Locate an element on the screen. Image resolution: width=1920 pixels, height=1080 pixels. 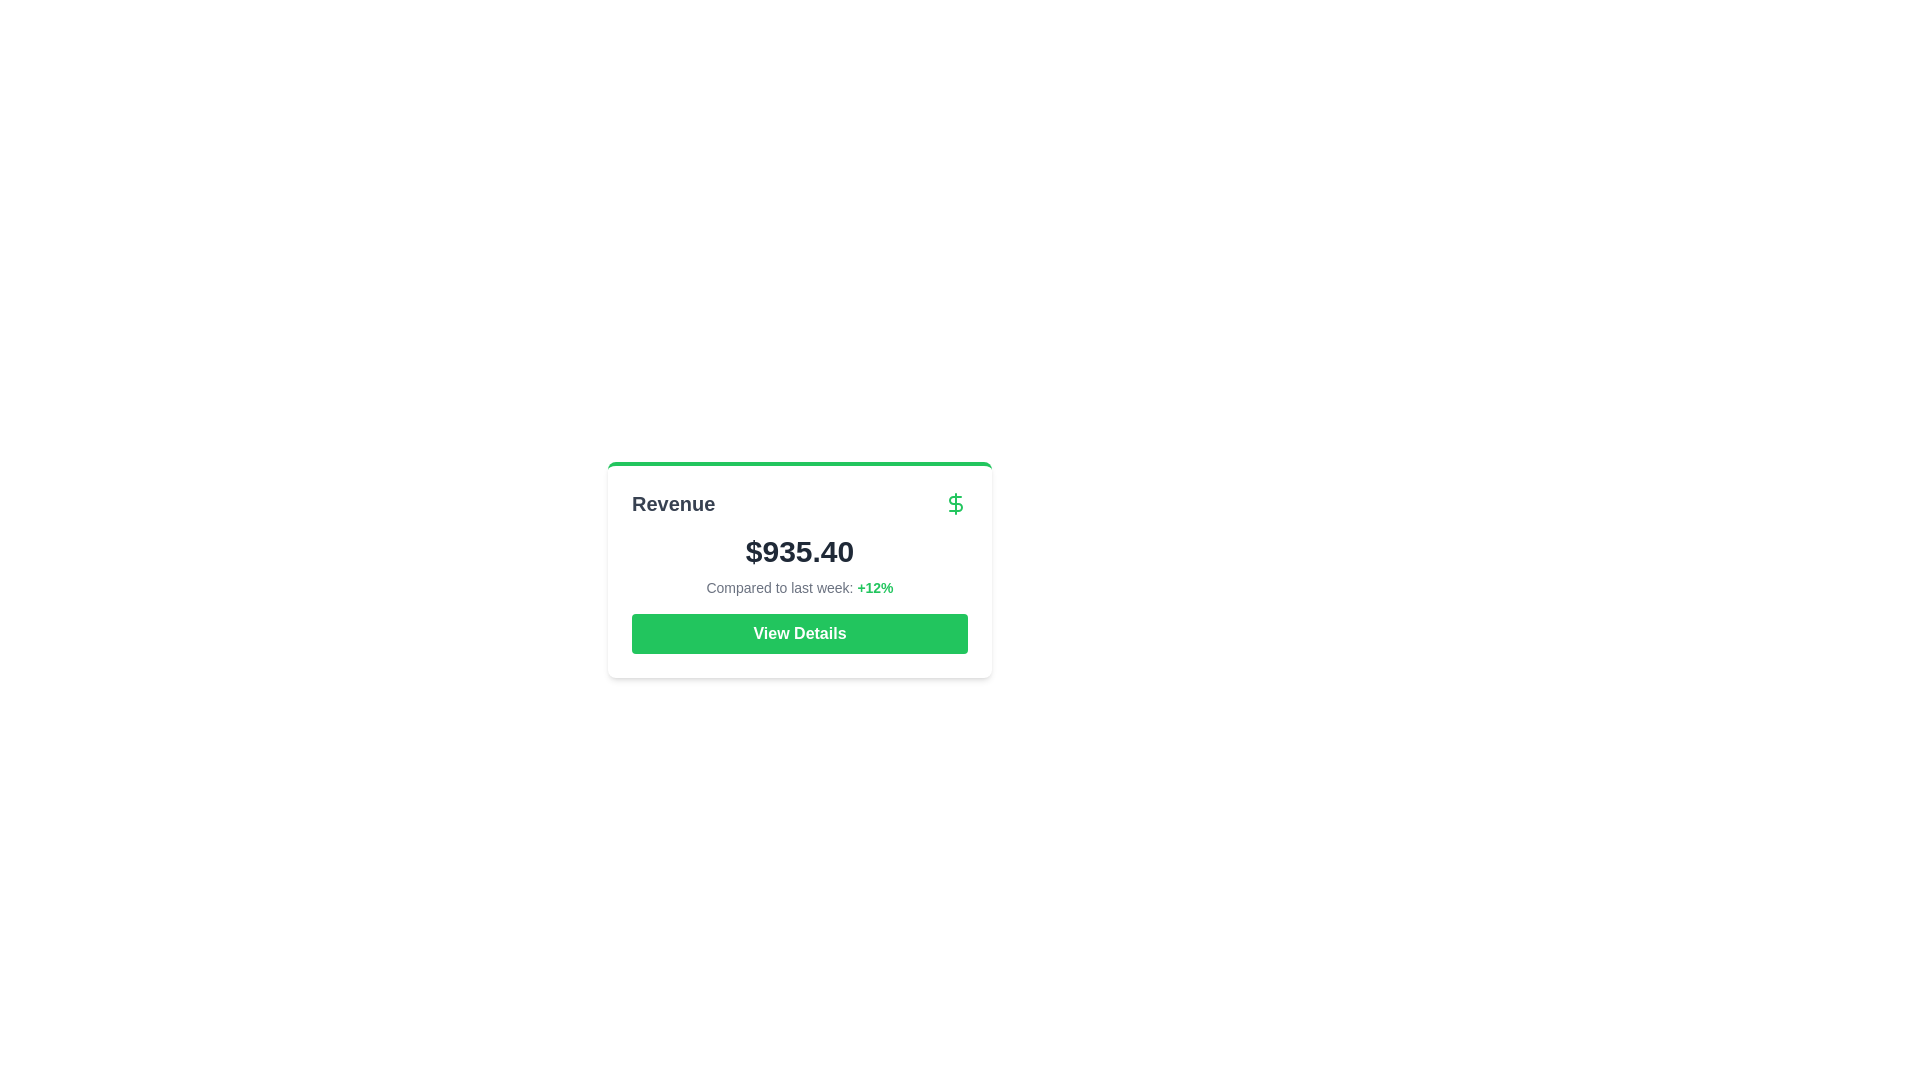
the revenue icon located at the top right corner of the card layout, next to the text 'Revenue' is located at coordinates (954, 503).